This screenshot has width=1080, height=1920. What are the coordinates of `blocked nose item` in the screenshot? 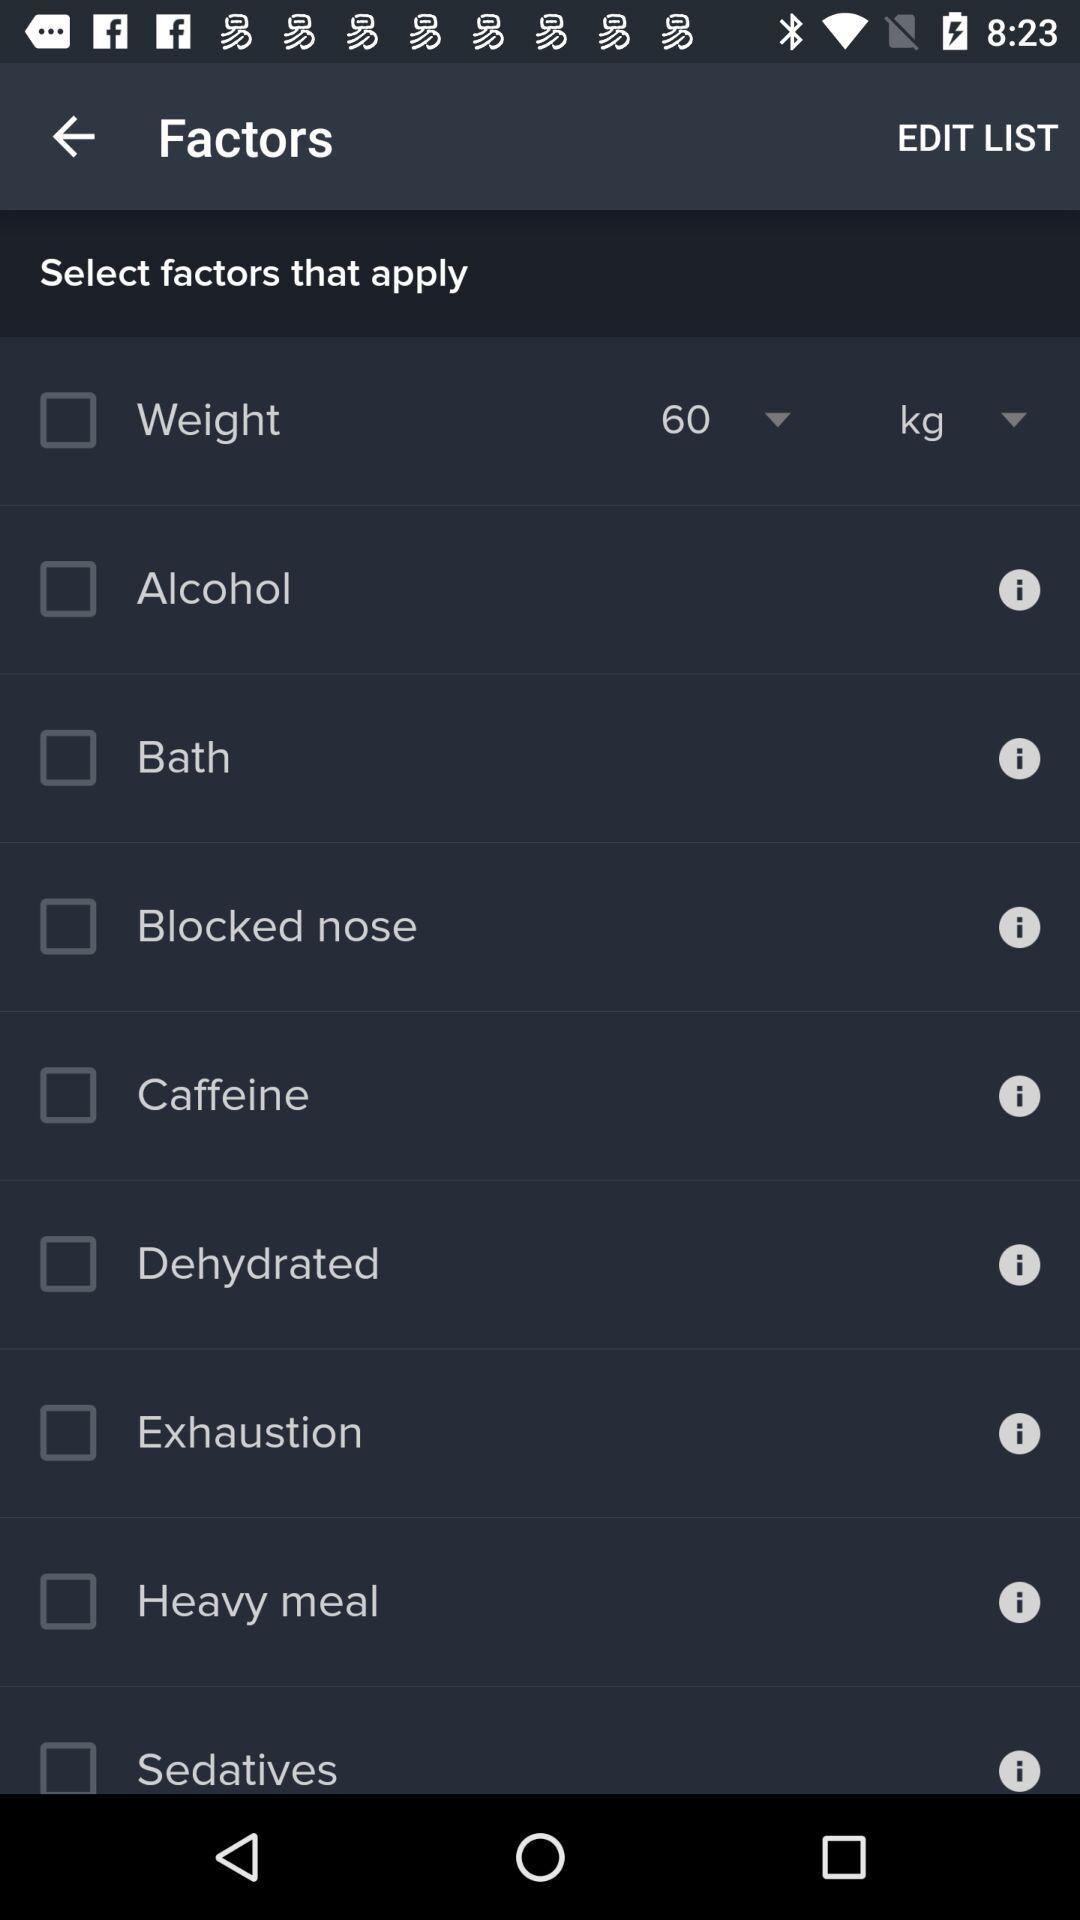 It's located at (227, 925).